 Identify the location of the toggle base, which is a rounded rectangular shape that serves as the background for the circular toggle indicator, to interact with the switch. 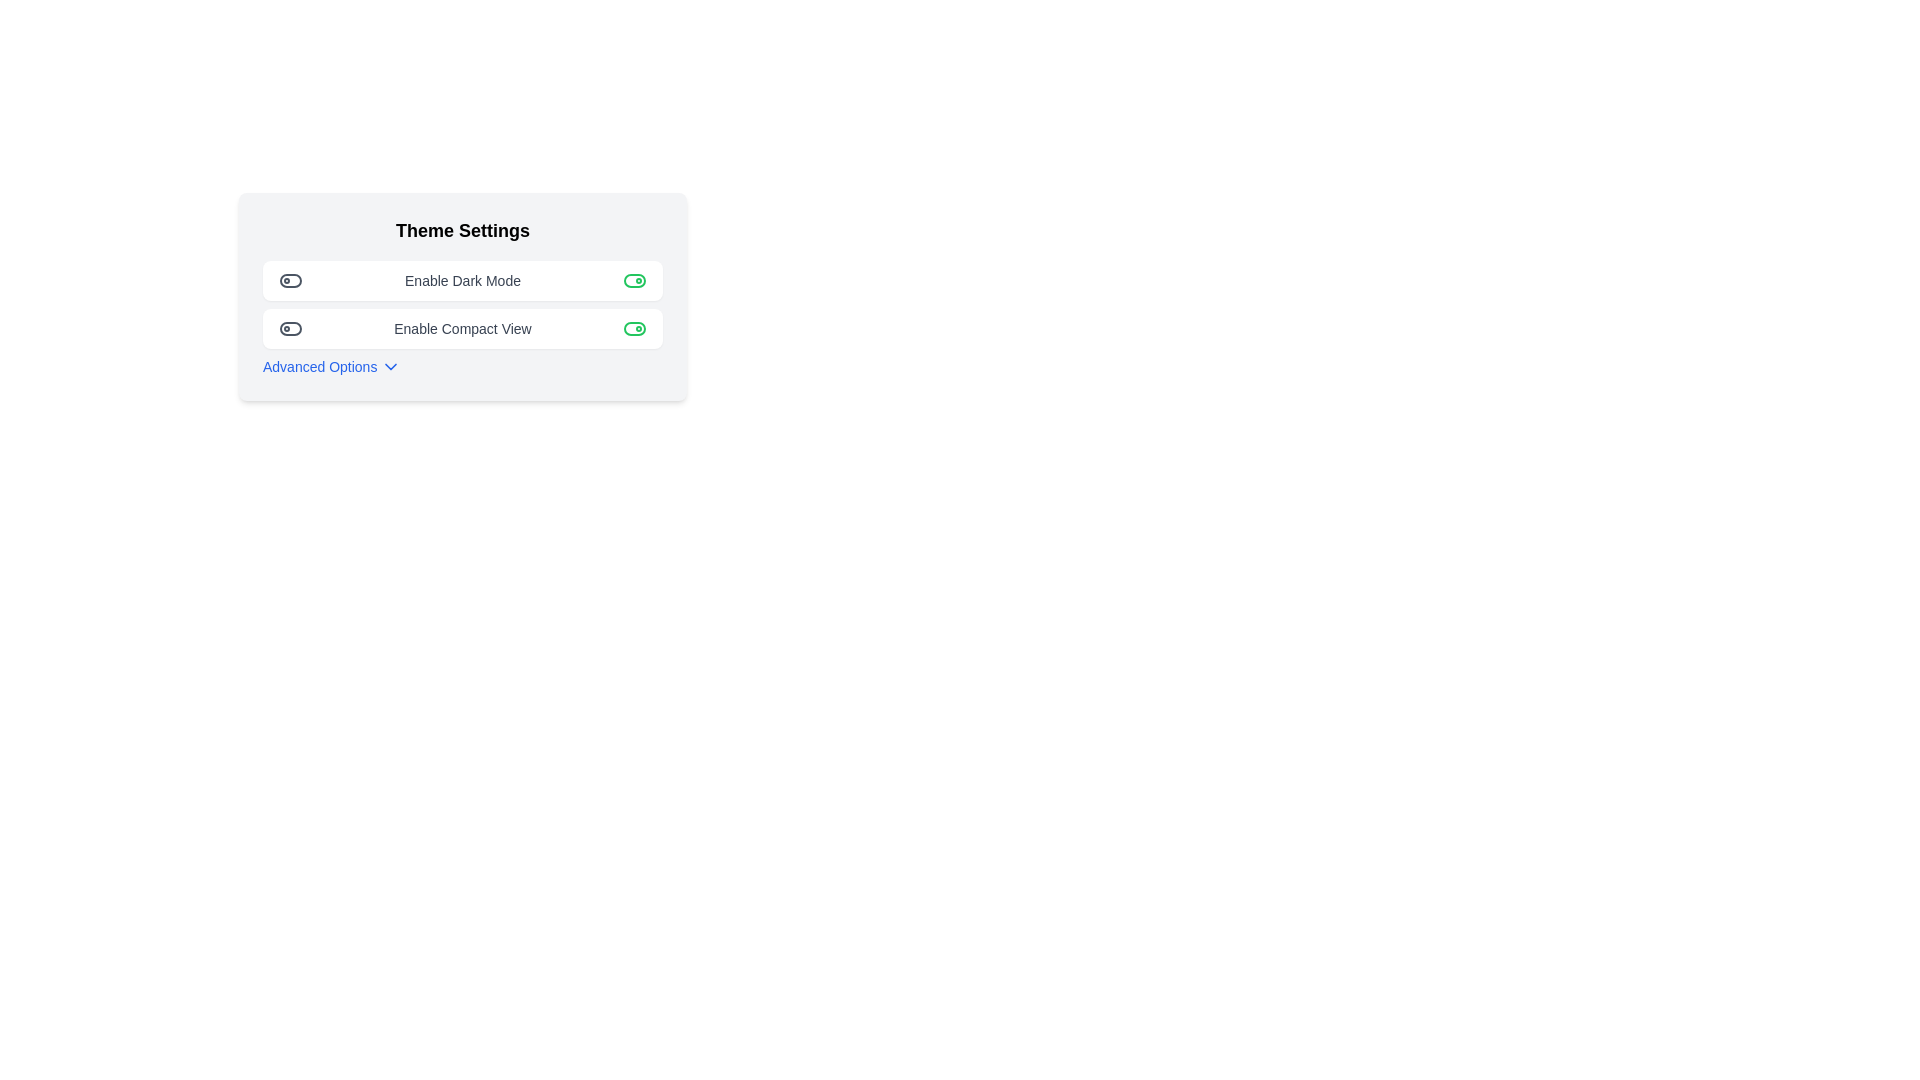
(290, 281).